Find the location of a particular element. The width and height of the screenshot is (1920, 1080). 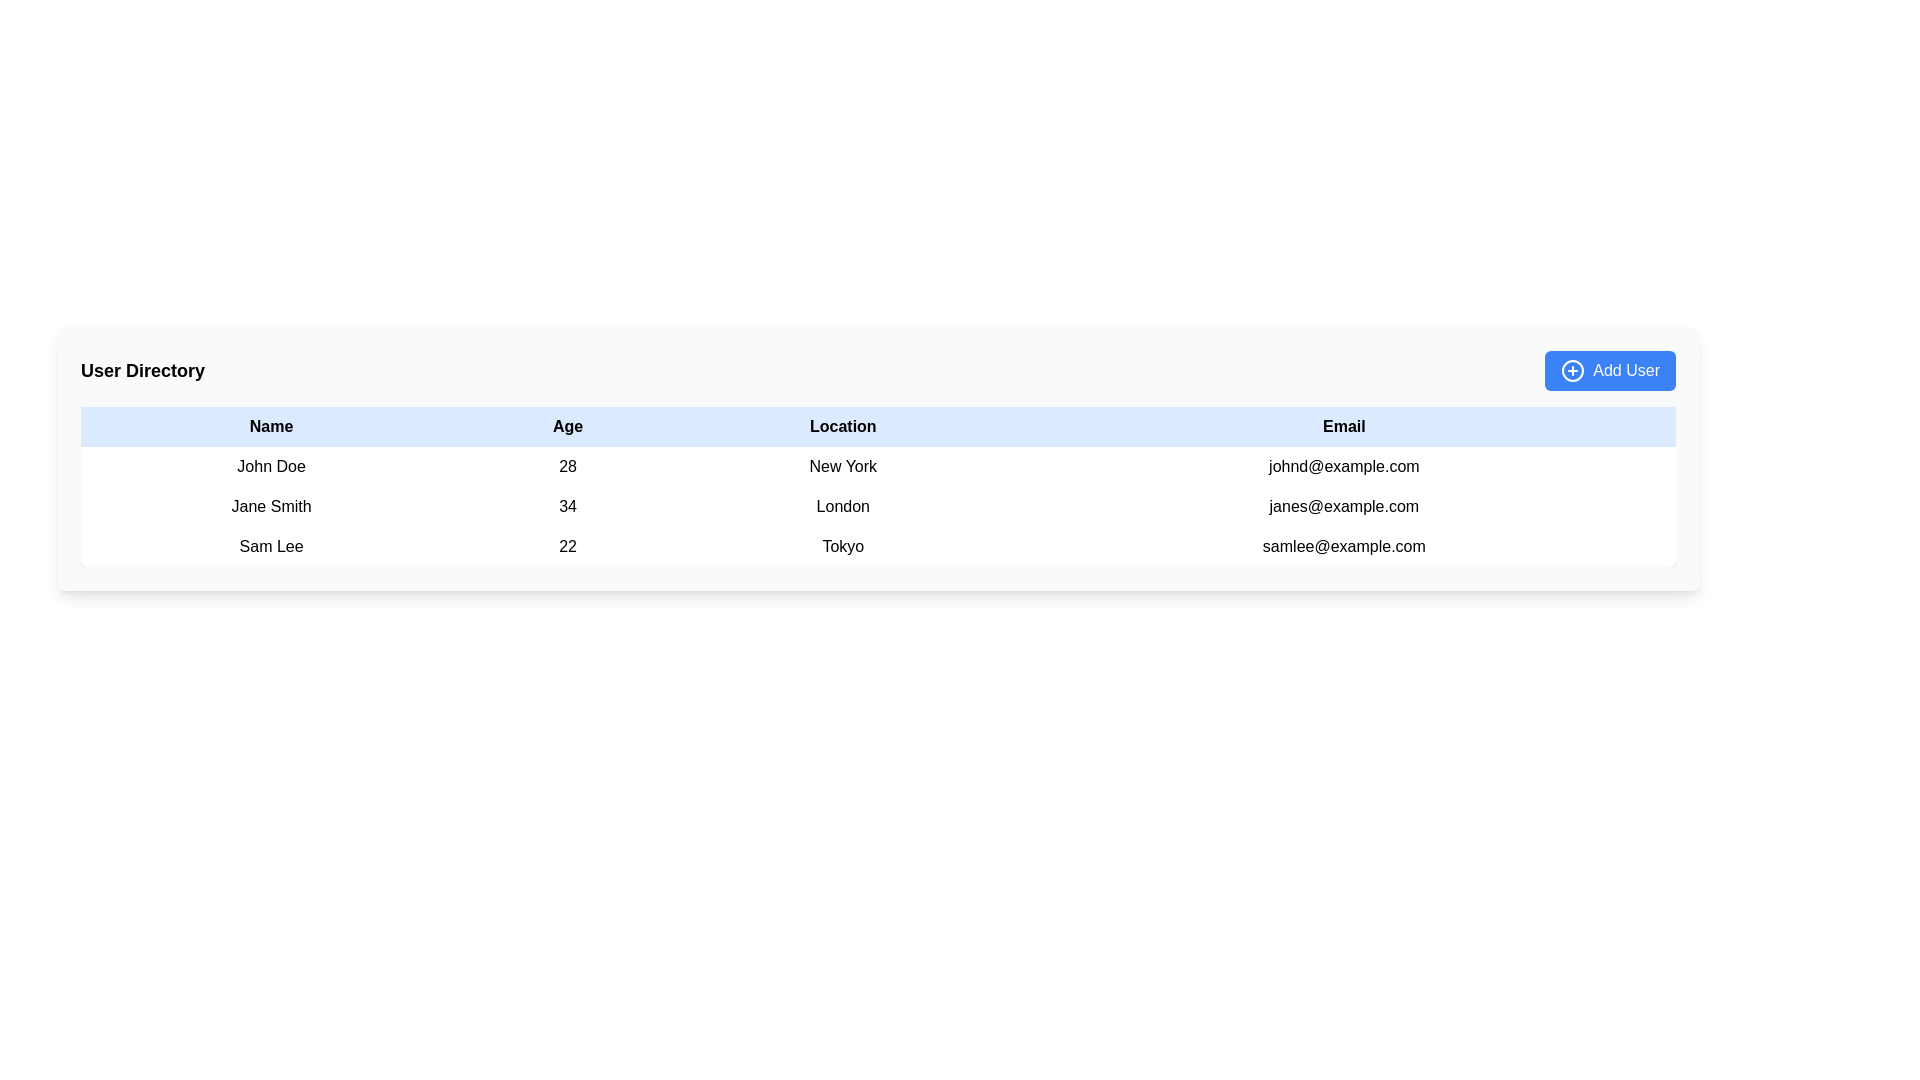

the text display showing 'samlee@example.com' in the fourth column of the third row of the user information table is located at coordinates (1344, 547).